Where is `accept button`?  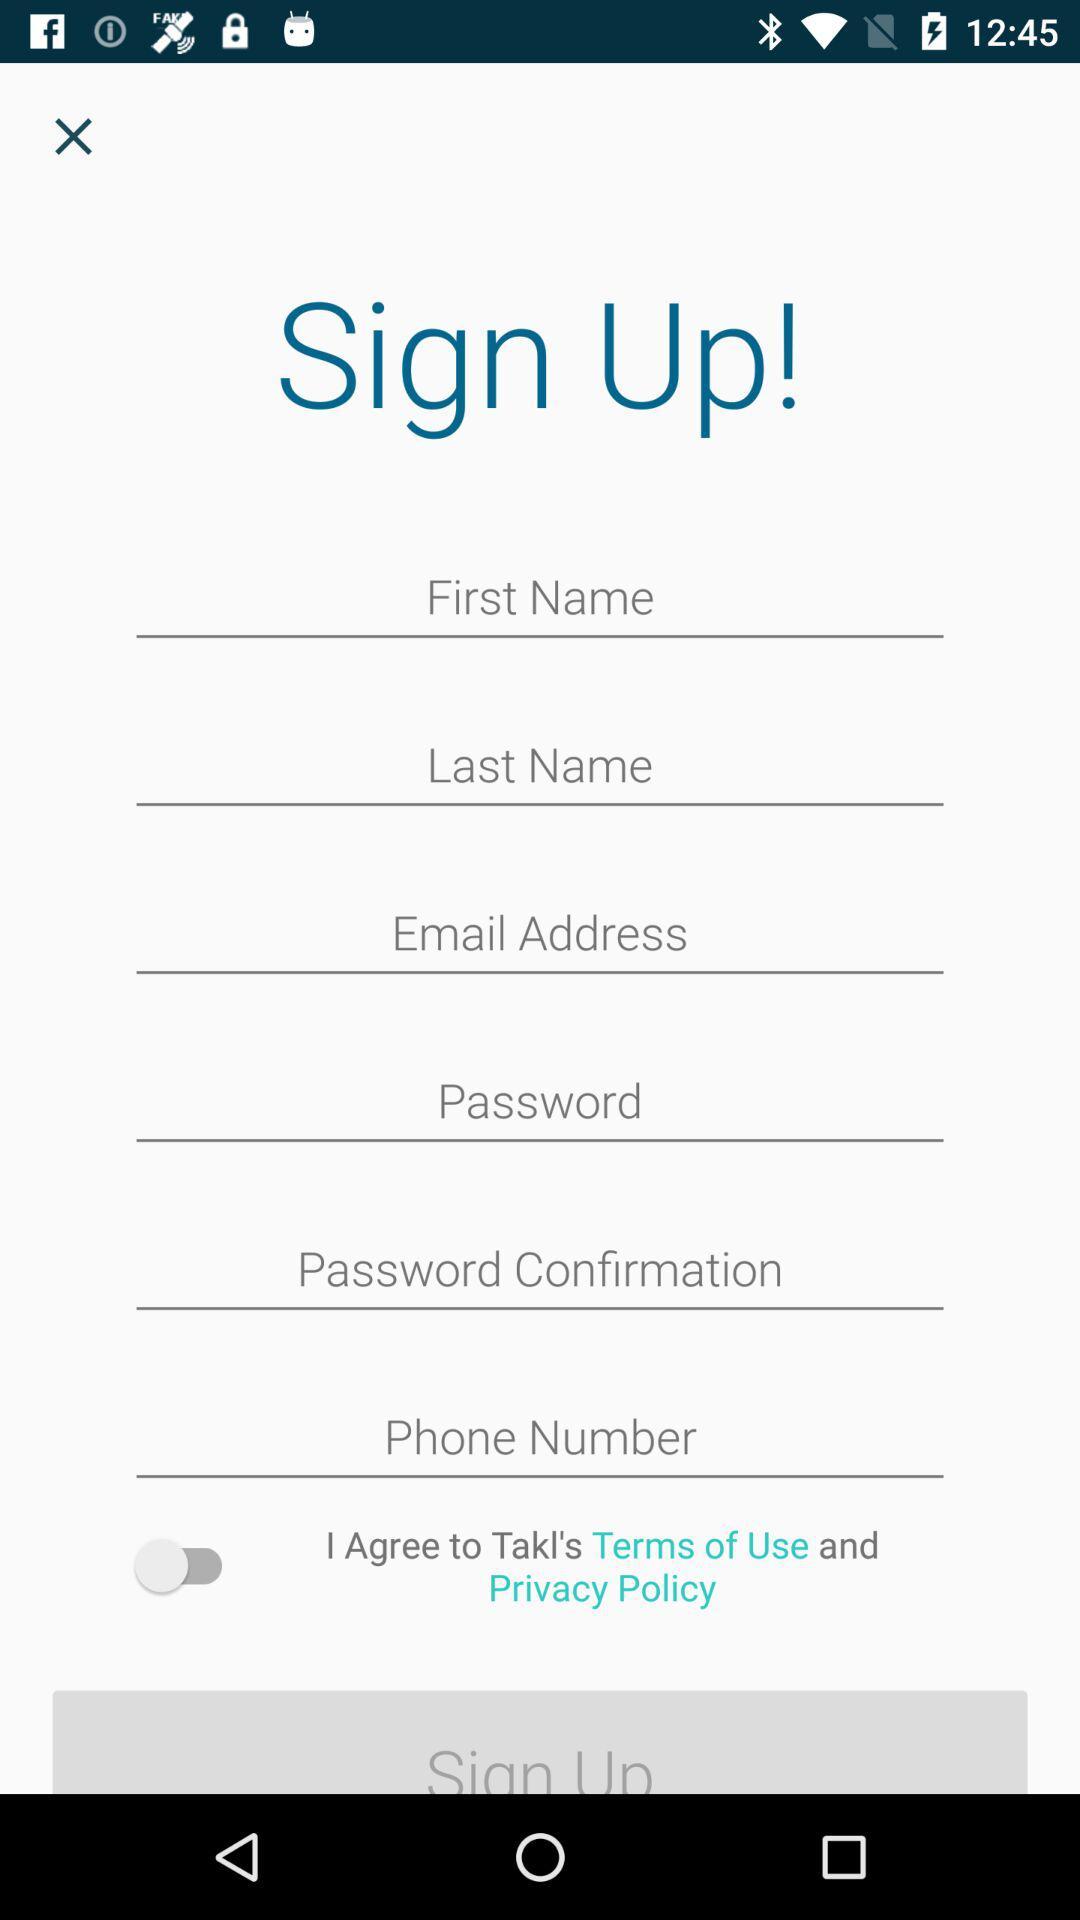
accept button is located at coordinates (188, 1564).